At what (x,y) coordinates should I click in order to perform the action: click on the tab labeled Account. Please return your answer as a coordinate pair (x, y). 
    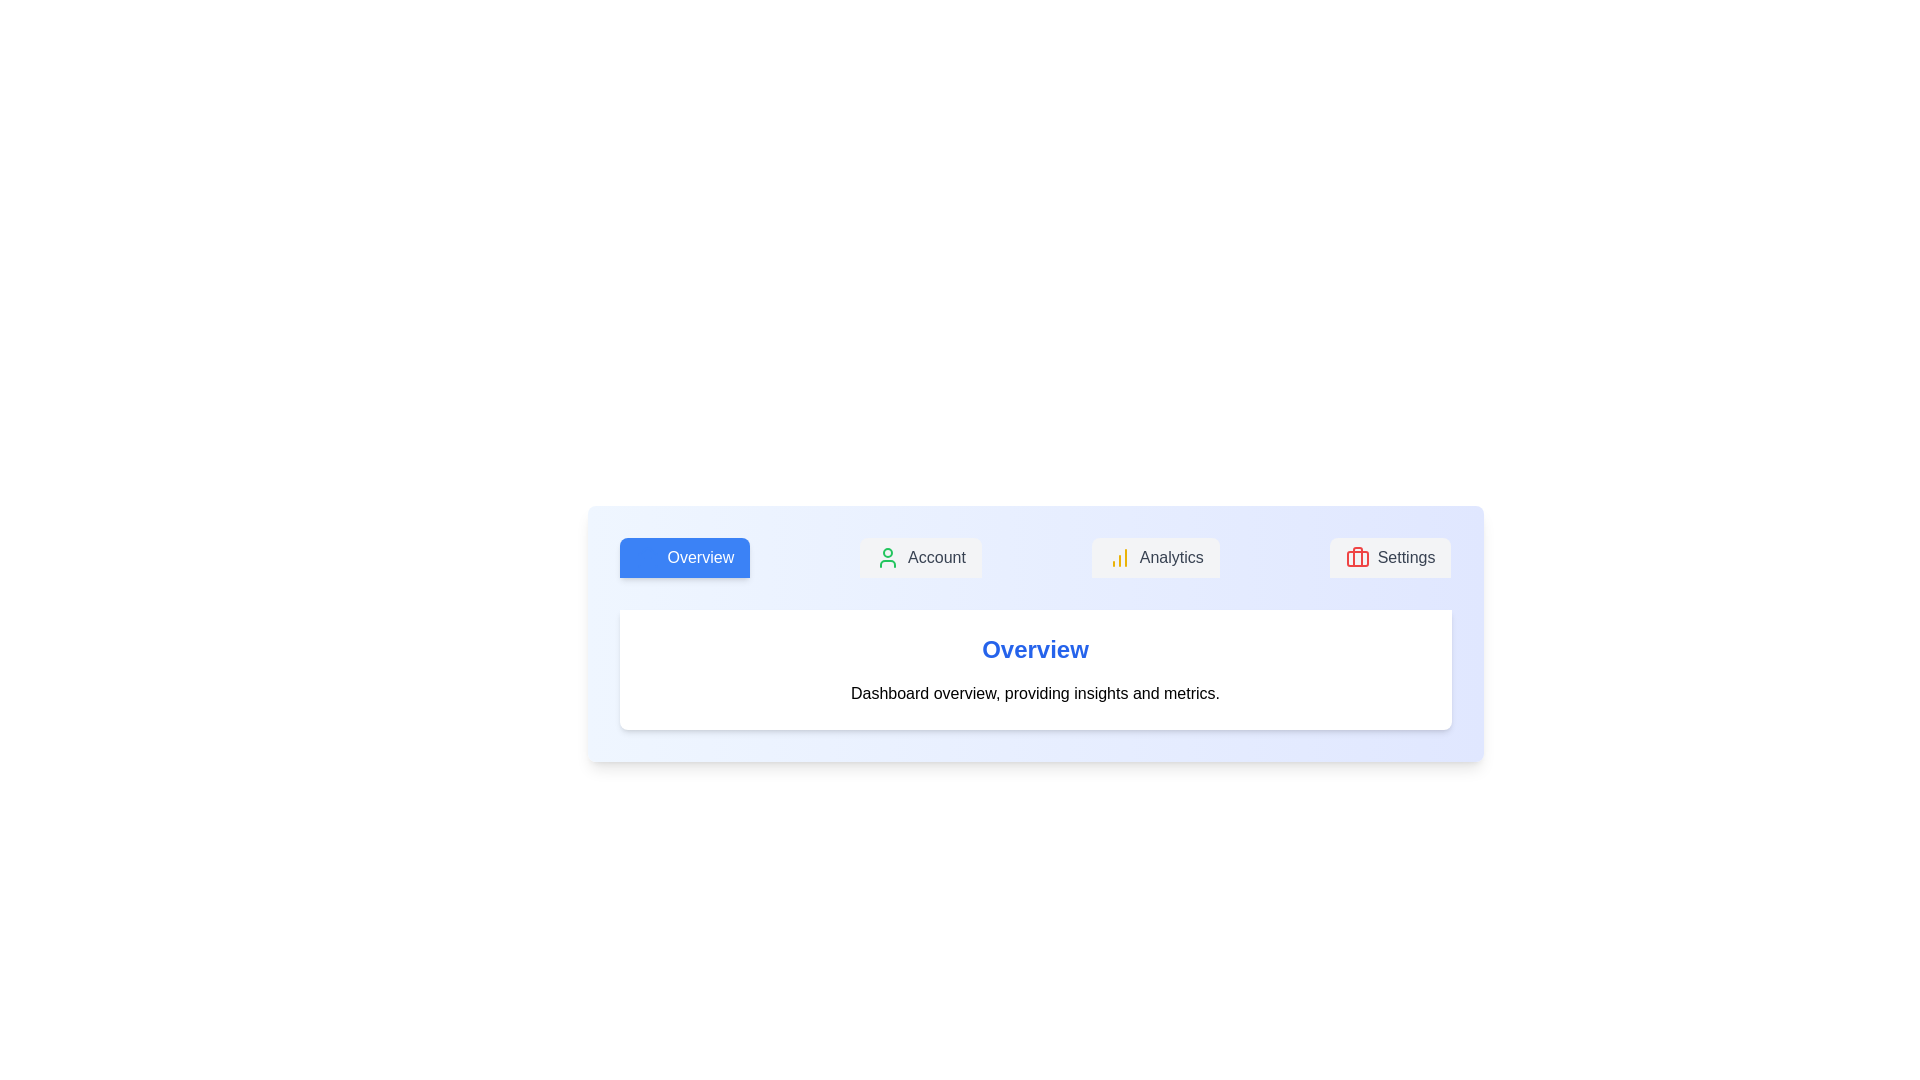
    Looking at the image, I should click on (919, 558).